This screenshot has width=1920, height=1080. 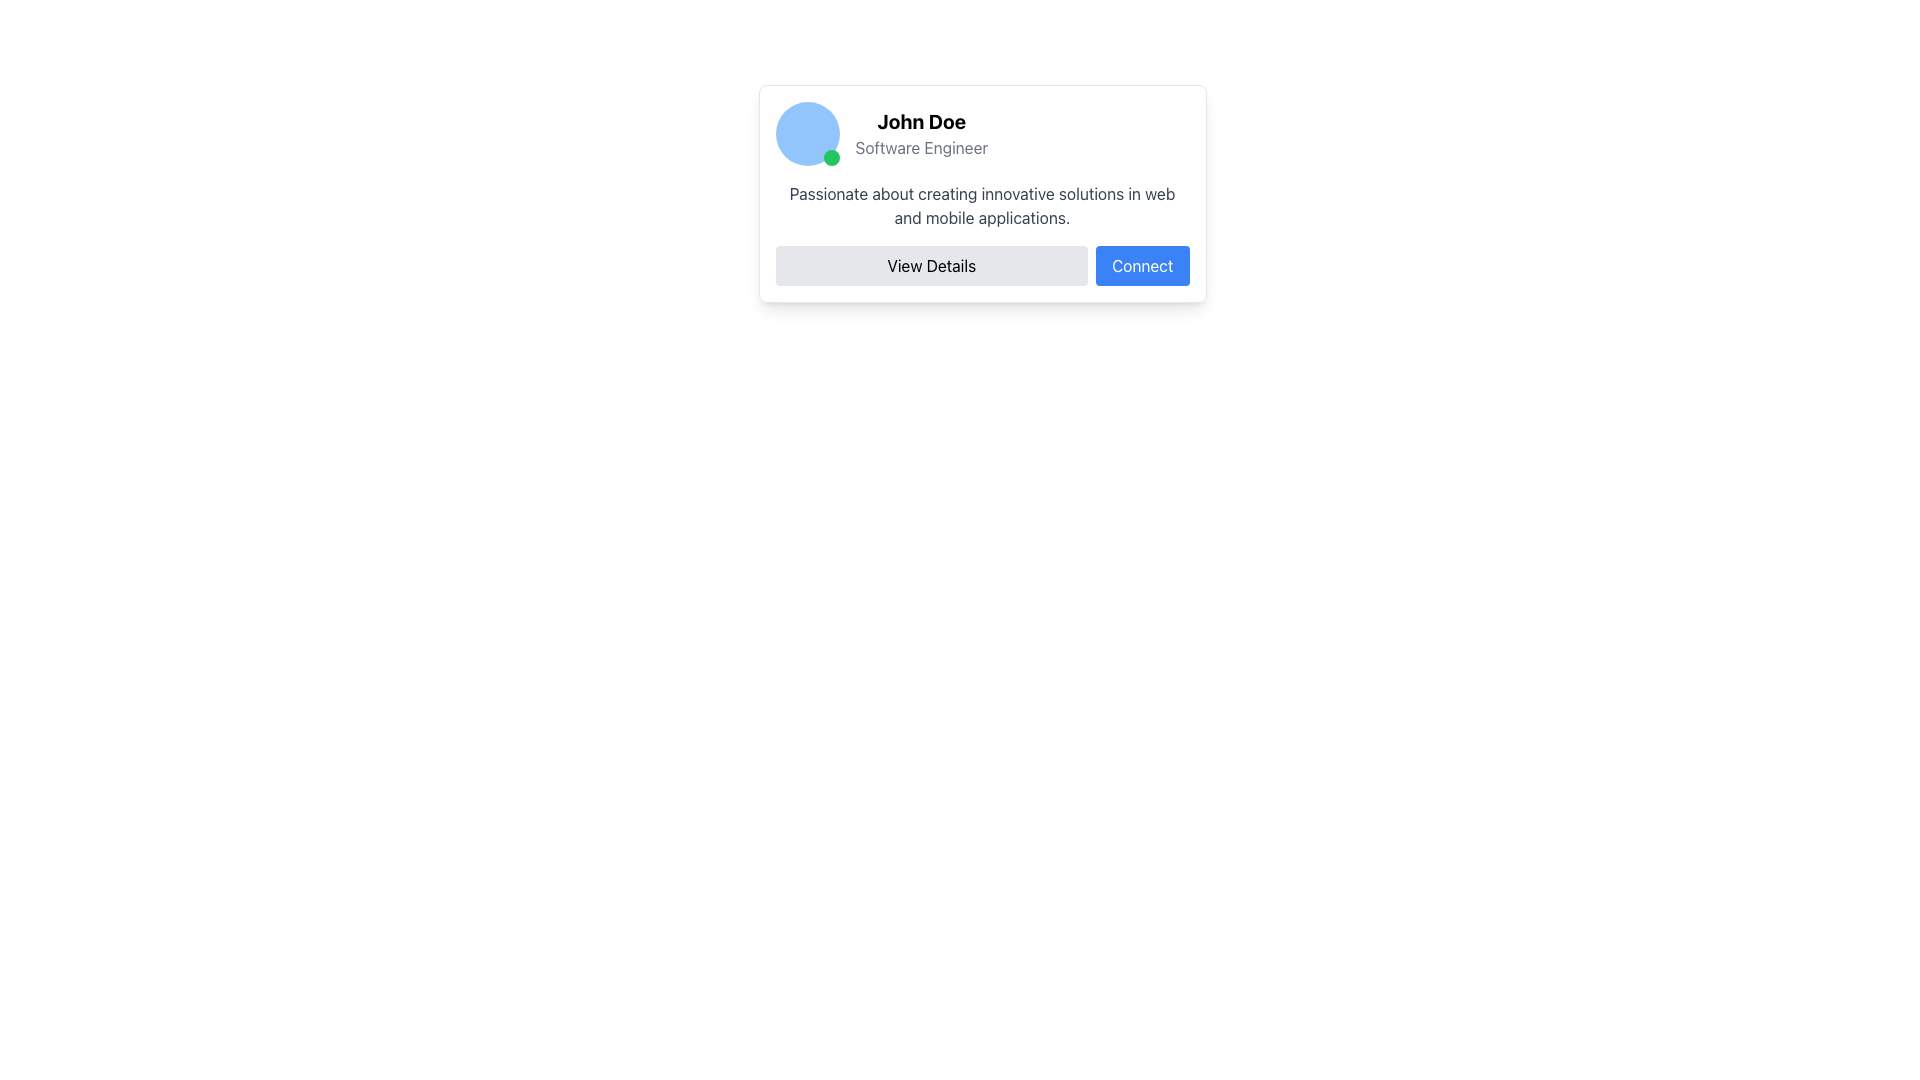 I want to click on the second button in the group located at the bottom of the profile card to observe the hover effect, so click(x=1142, y=265).